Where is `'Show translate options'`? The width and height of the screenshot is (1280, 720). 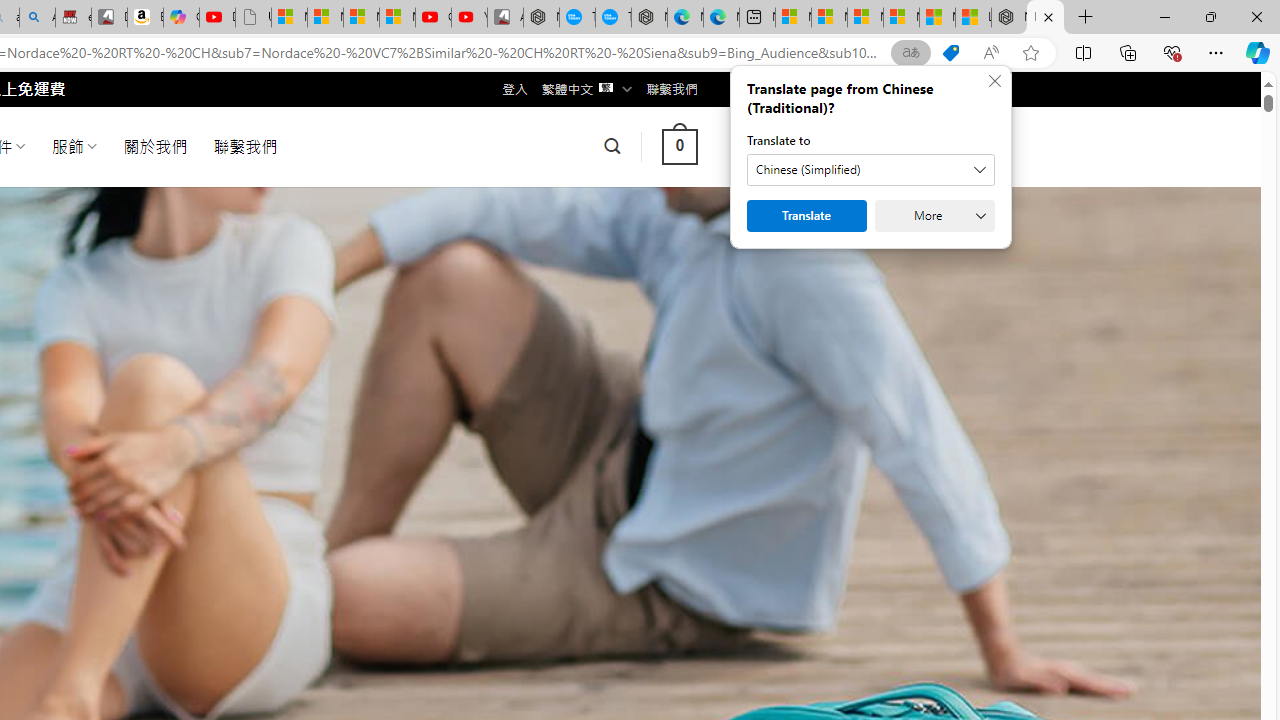
'Show translate options' is located at coordinates (909, 52).